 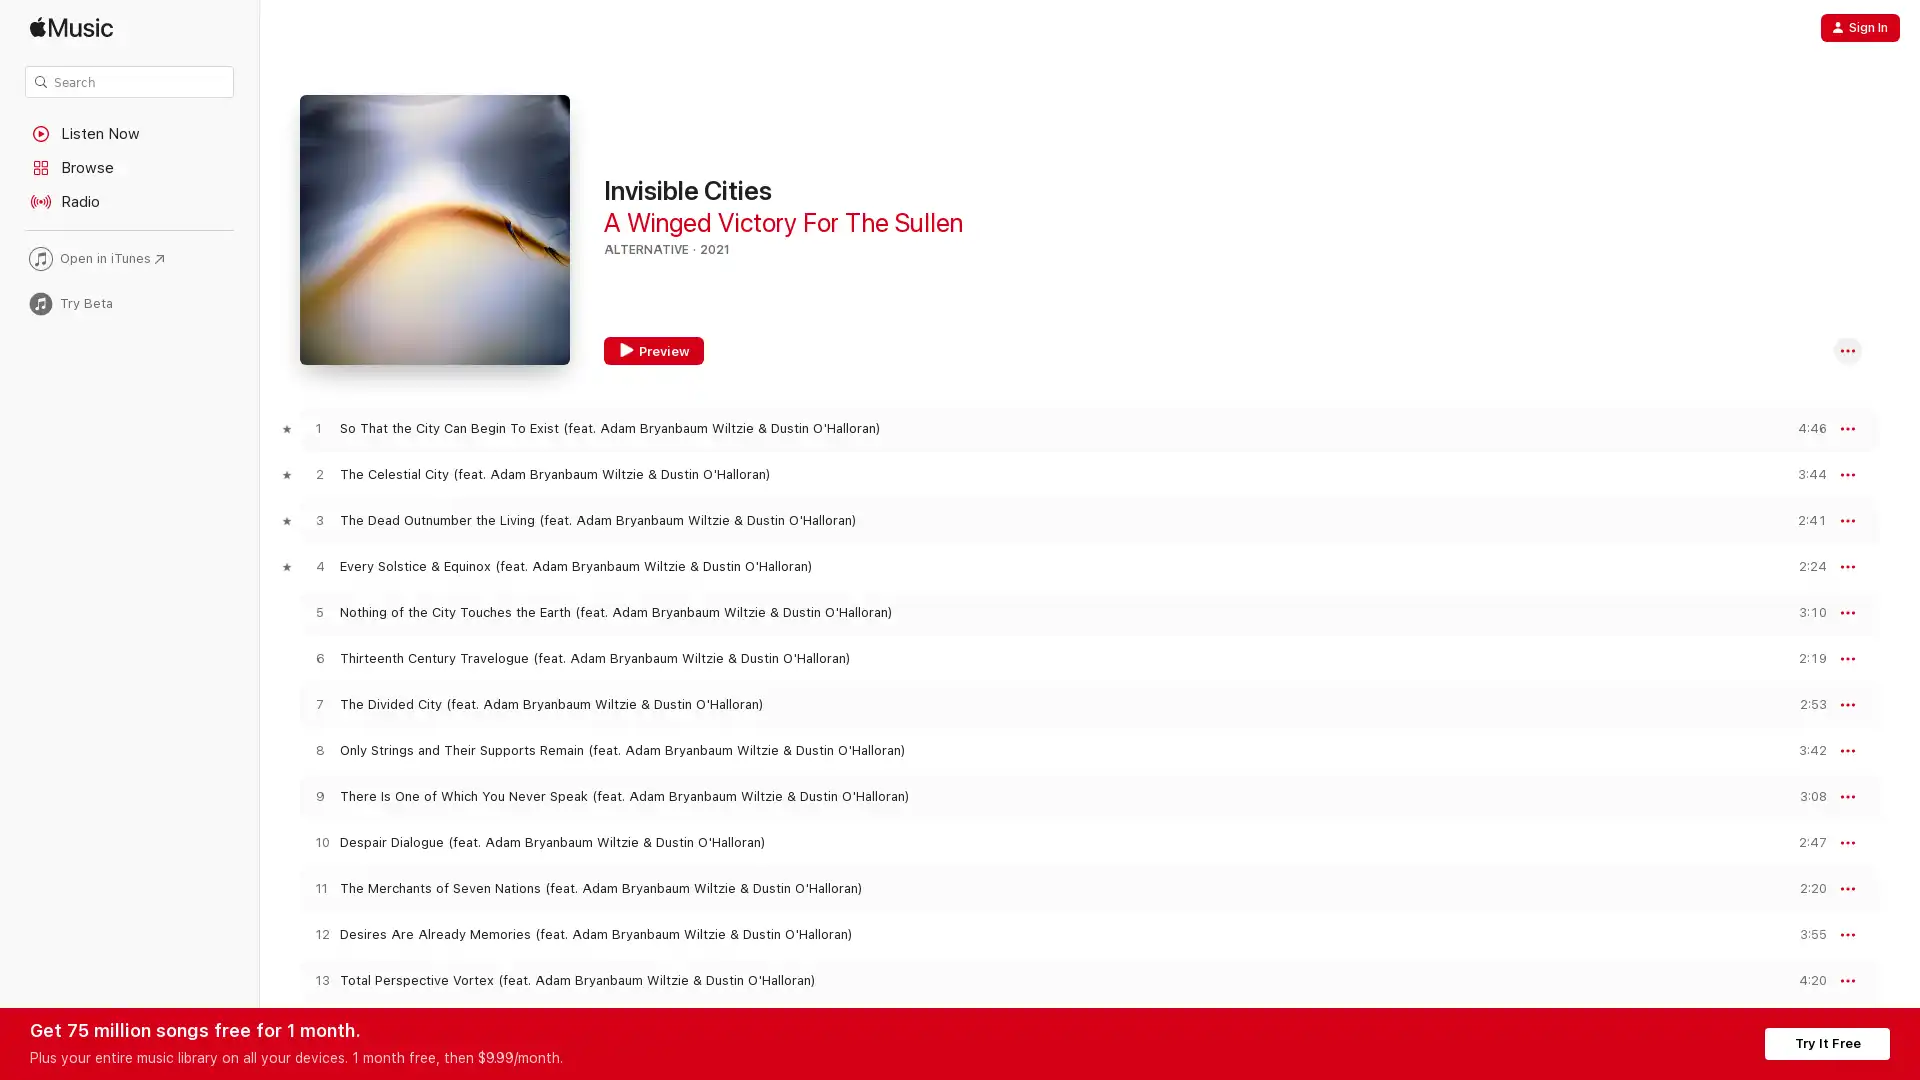 What do you see at coordinates (1804, 658) in the screenshot?
I see `Preview` at bounding box center [1804, 658].